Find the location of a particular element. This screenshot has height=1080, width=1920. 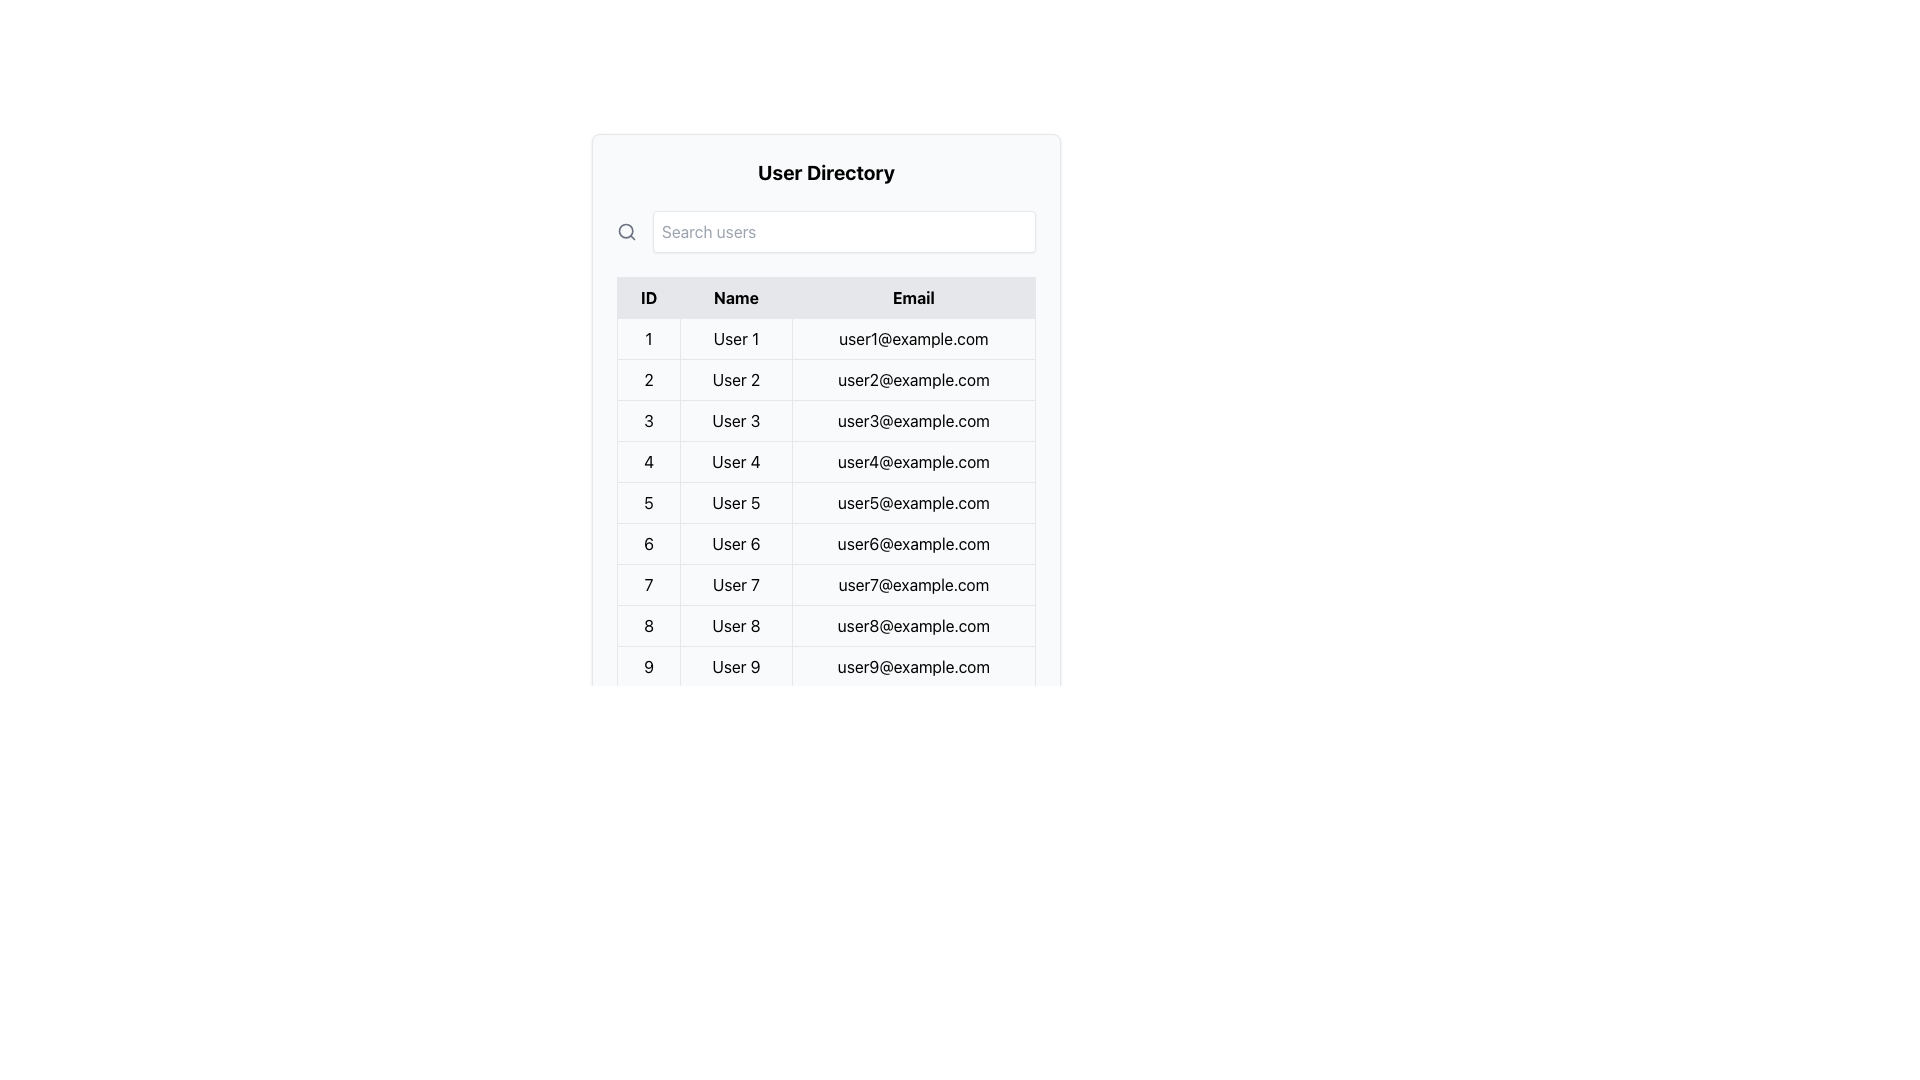

the Table Cell representing the user identifier 'User 3' located in the third row under the 'ID' column is located at coordinates (648, 419).